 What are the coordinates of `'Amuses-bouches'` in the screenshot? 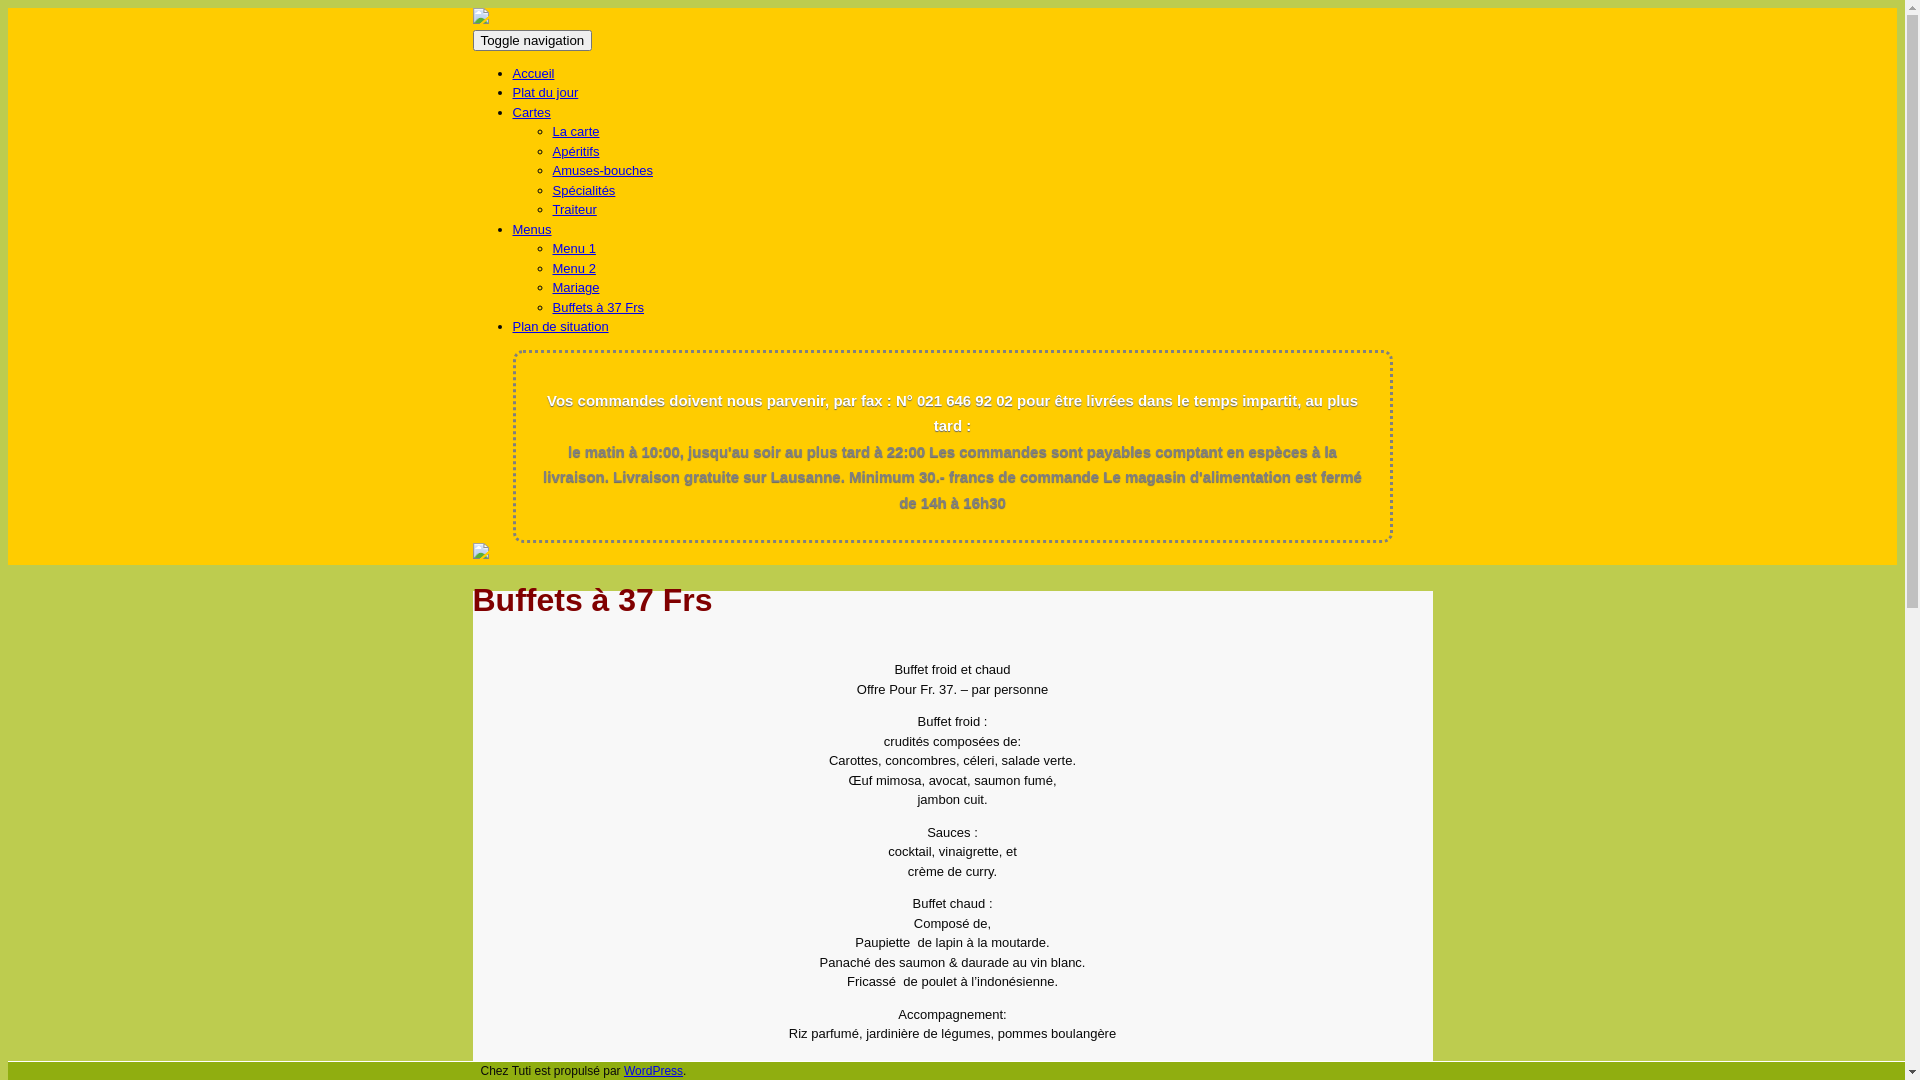 It's located at (600, 169).